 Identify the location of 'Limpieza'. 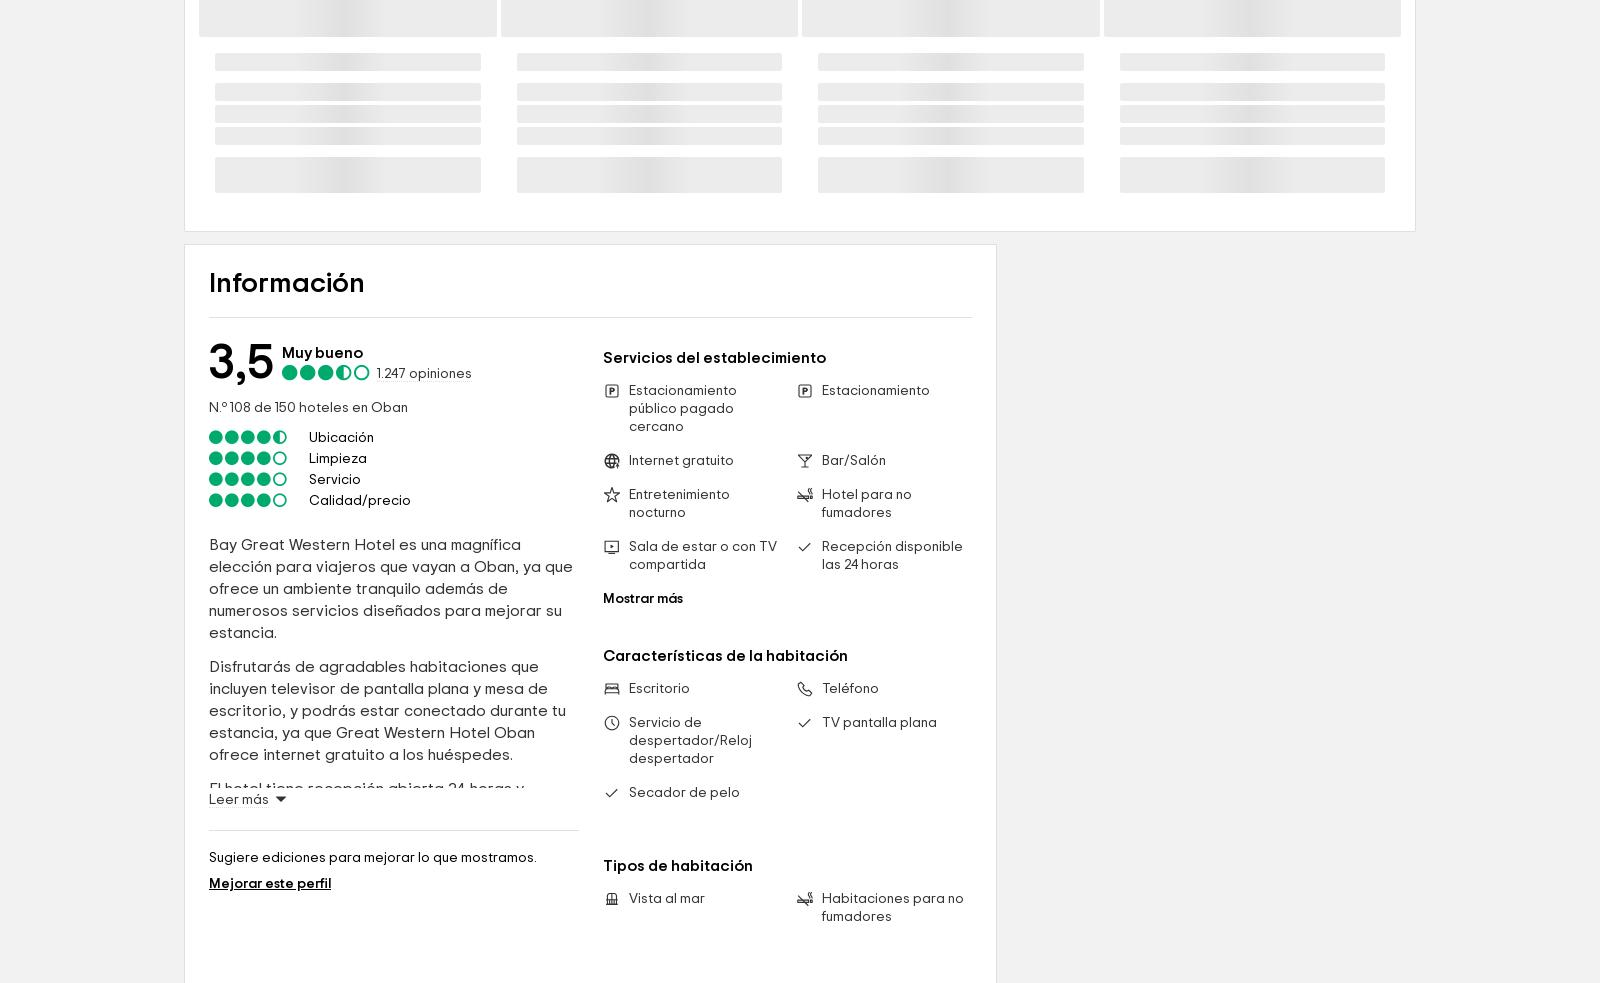
(337, 630).